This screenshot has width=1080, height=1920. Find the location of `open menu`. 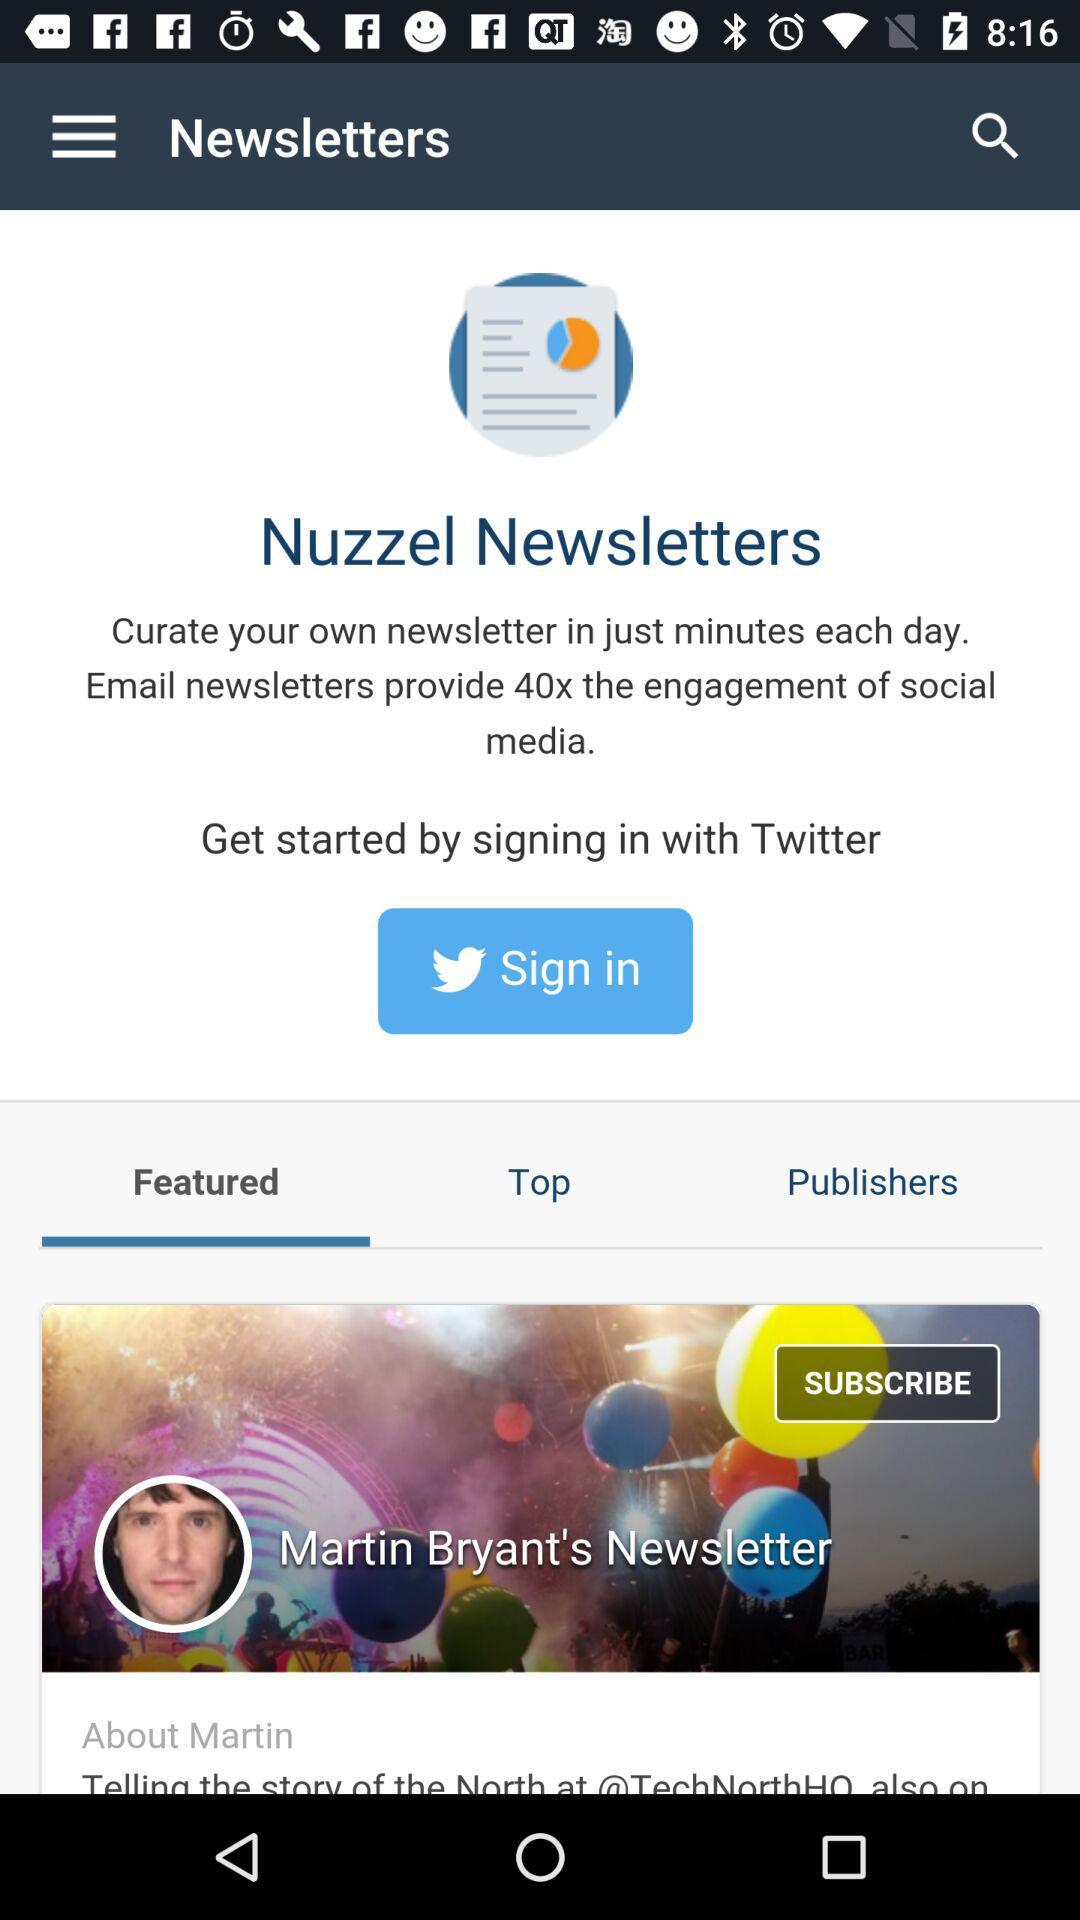

open menu is located at coordinates (104, 135).